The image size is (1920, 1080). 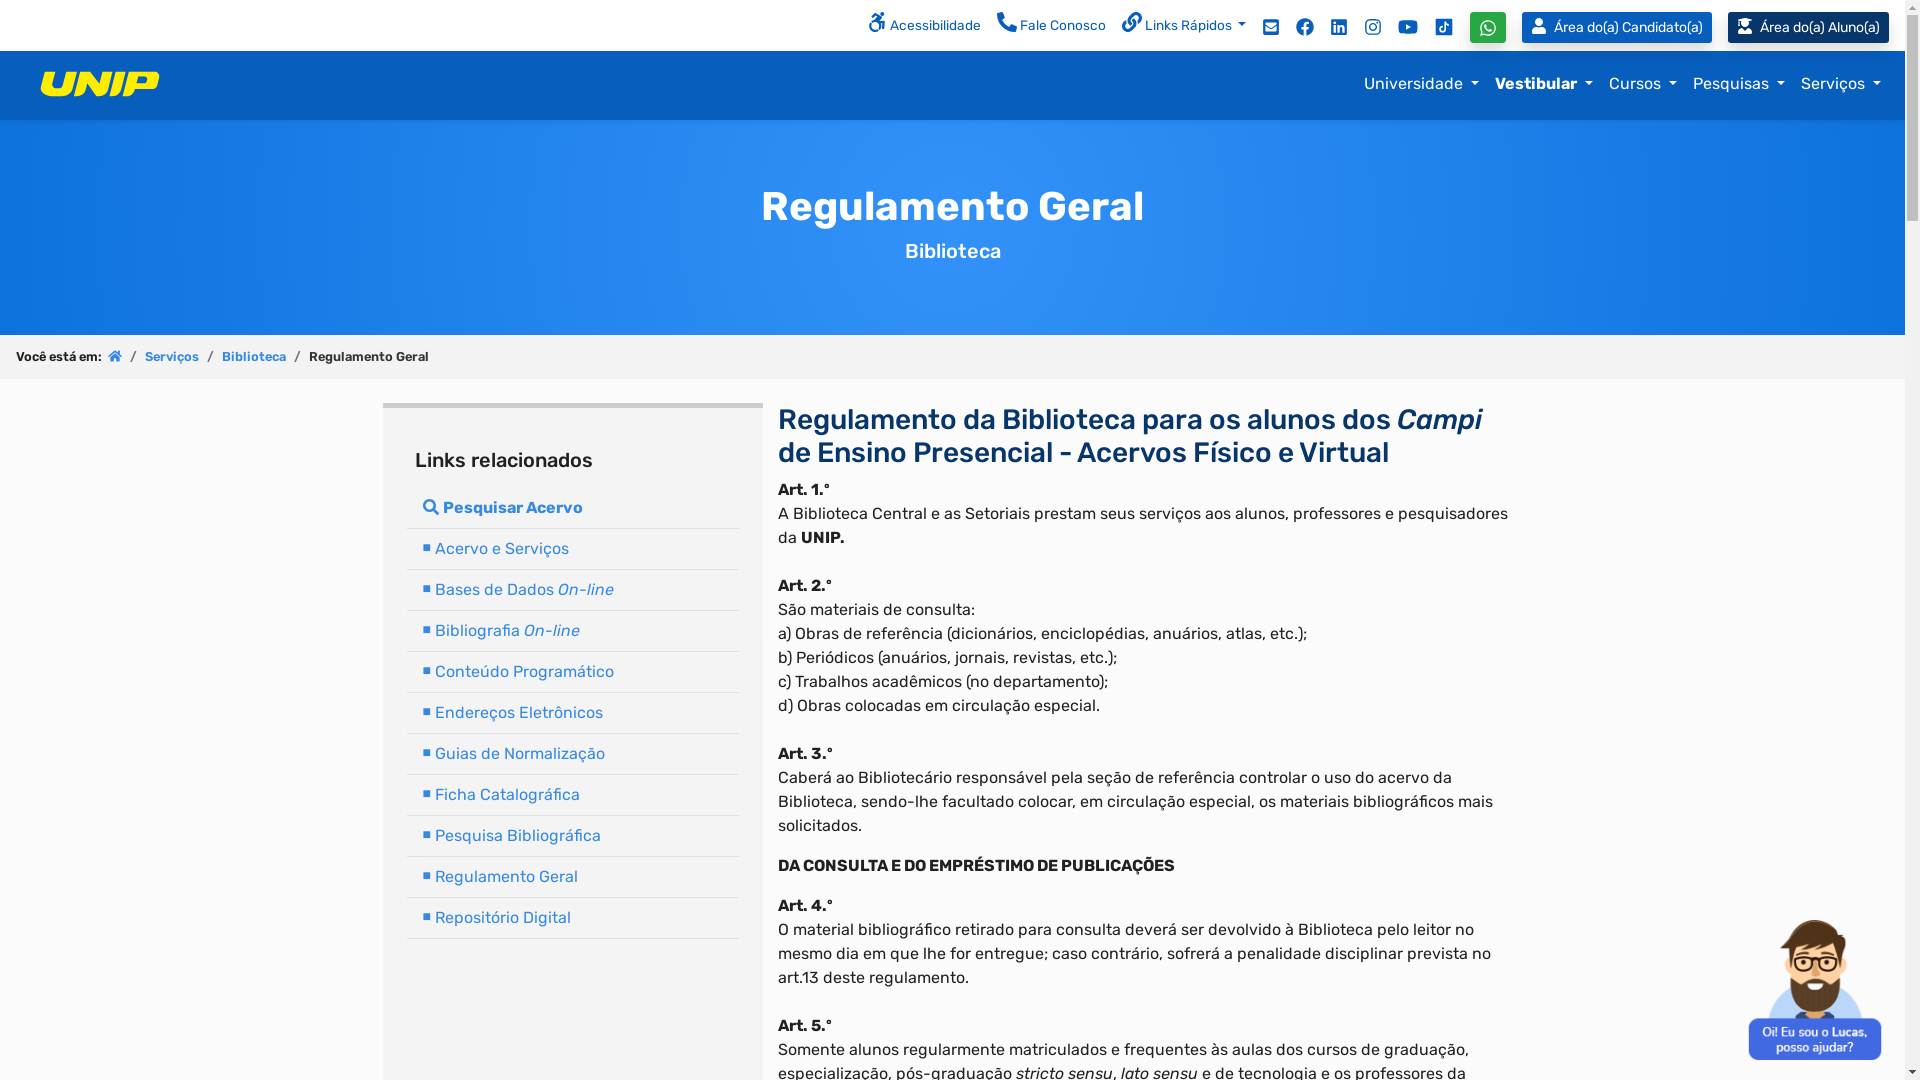 I want to click on 'Siga a UNIP no Instagram', so click(x=1371, y=26).